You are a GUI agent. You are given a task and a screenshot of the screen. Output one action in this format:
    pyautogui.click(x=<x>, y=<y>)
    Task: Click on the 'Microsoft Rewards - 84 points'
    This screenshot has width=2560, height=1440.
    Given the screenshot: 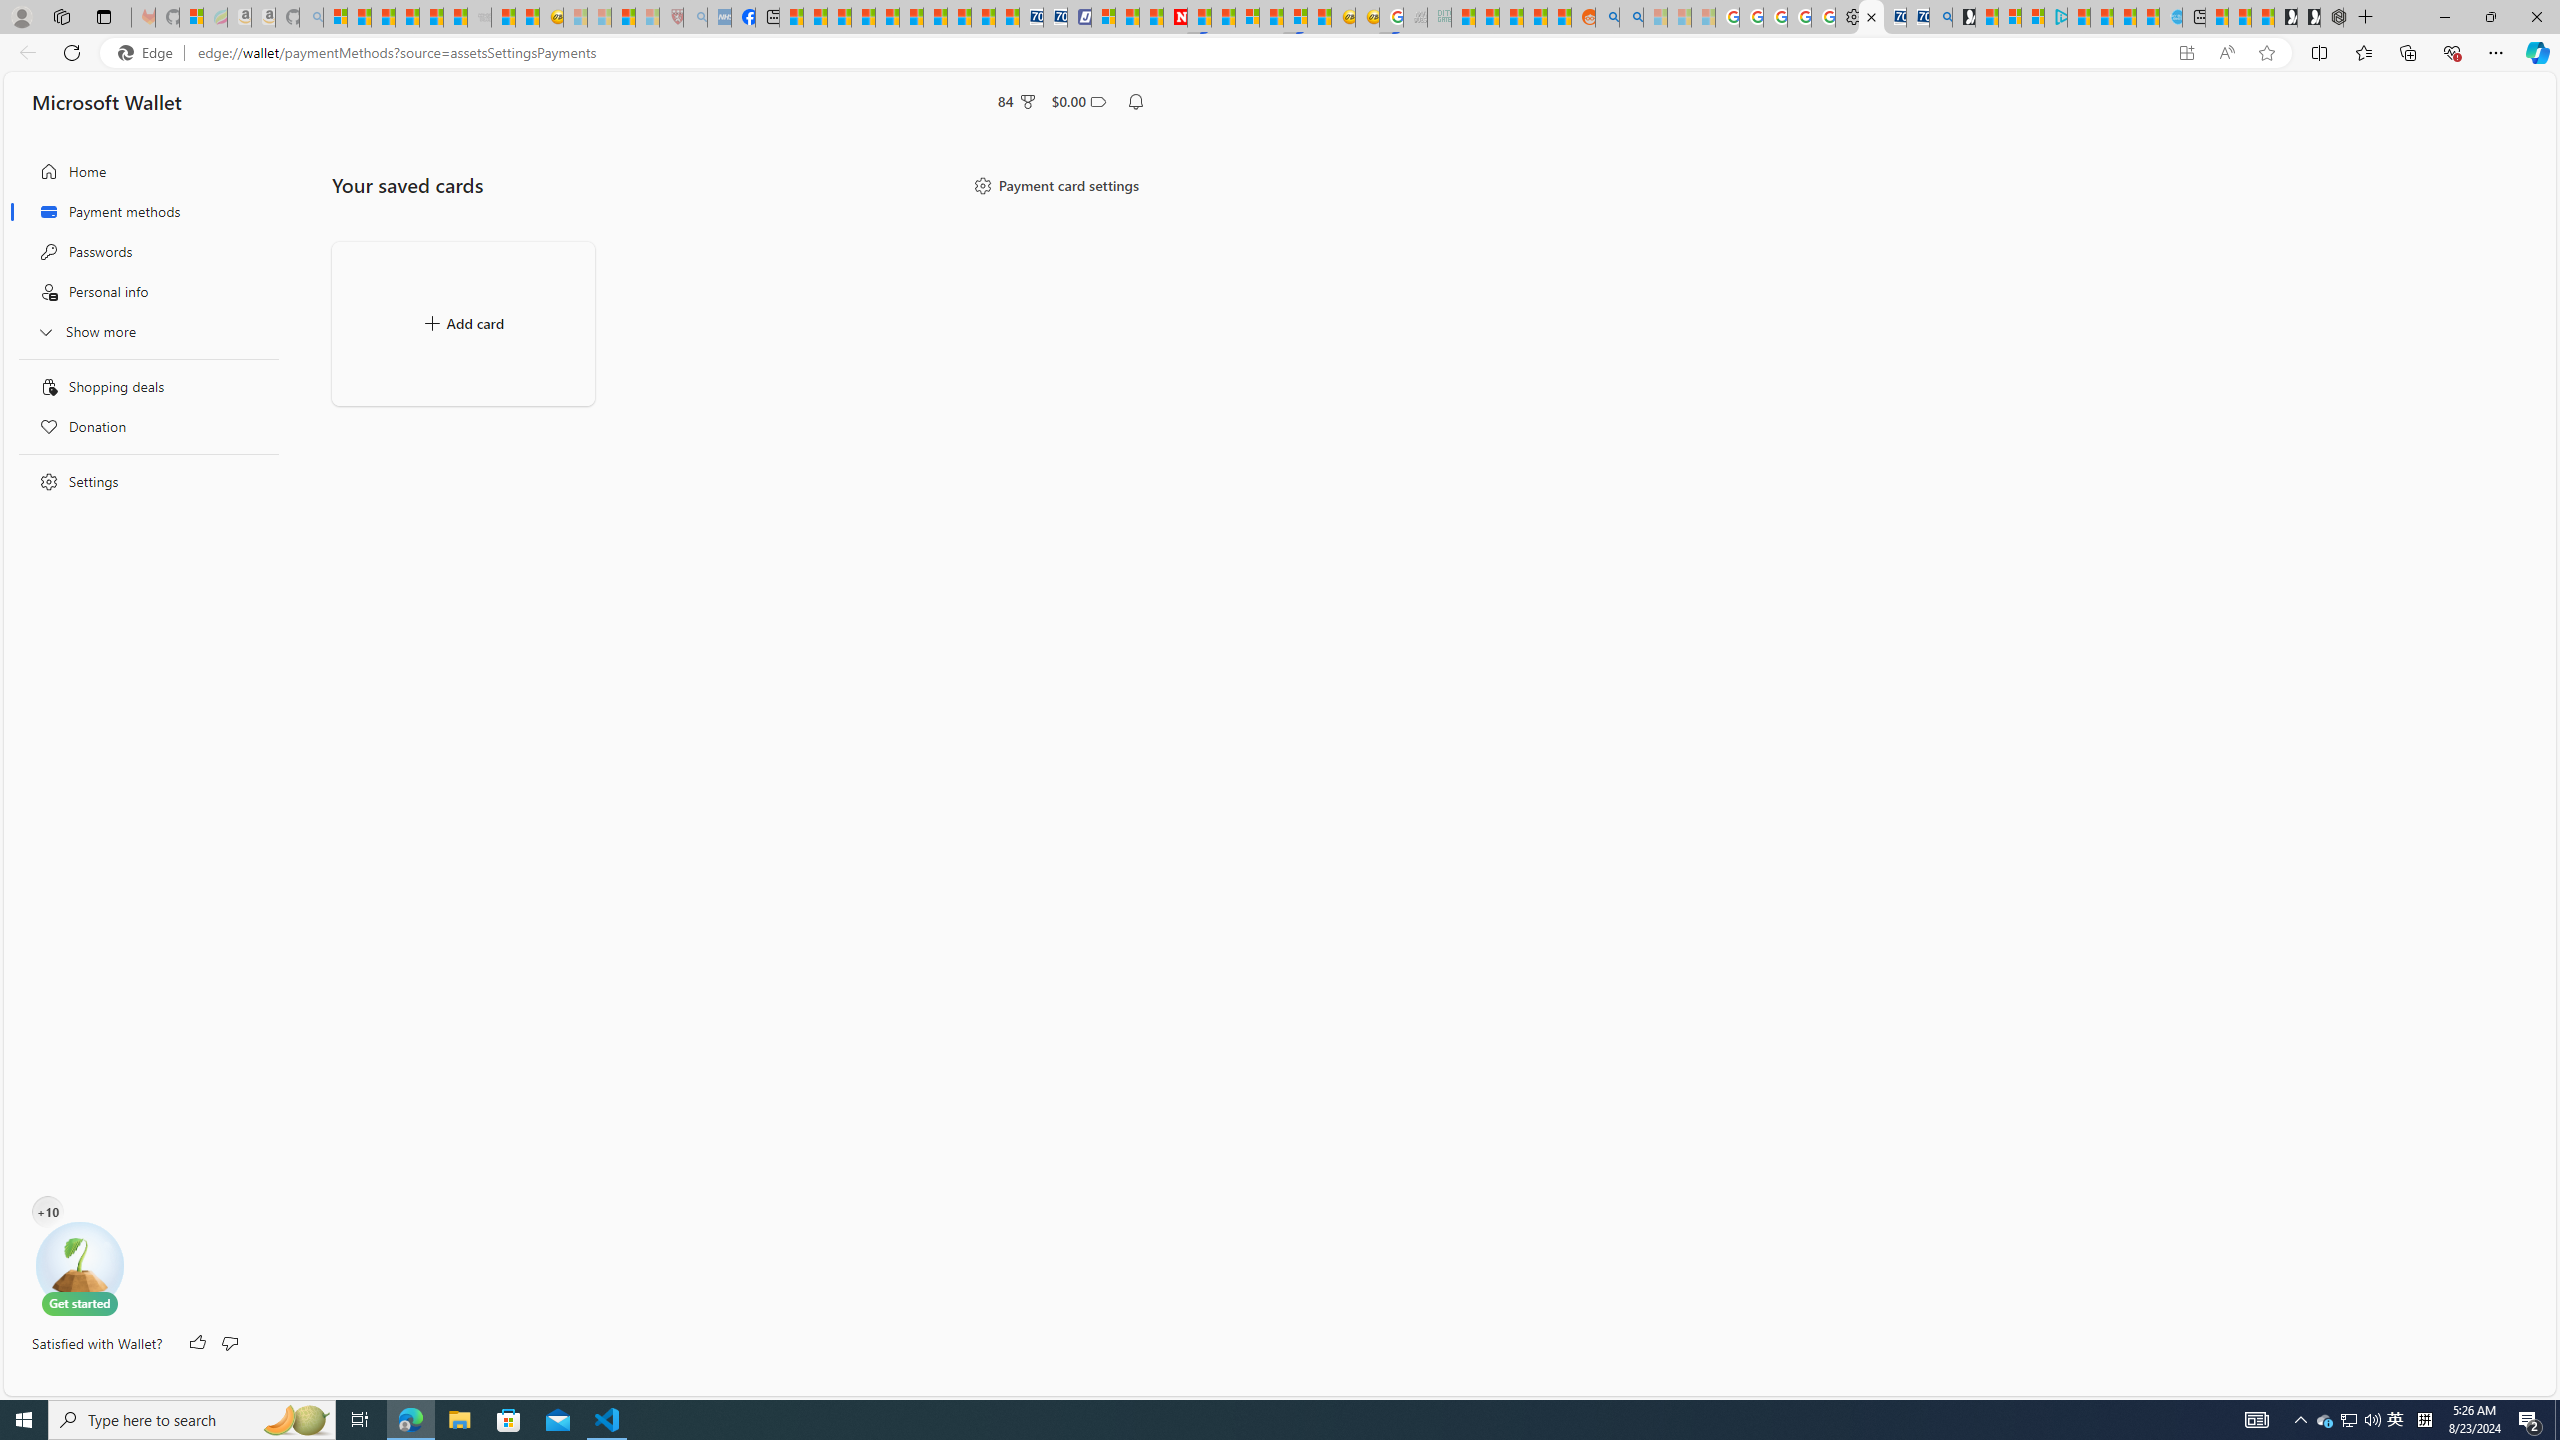 What is the action you would take?
    pyautogui.click(x=1016, y=100)
    